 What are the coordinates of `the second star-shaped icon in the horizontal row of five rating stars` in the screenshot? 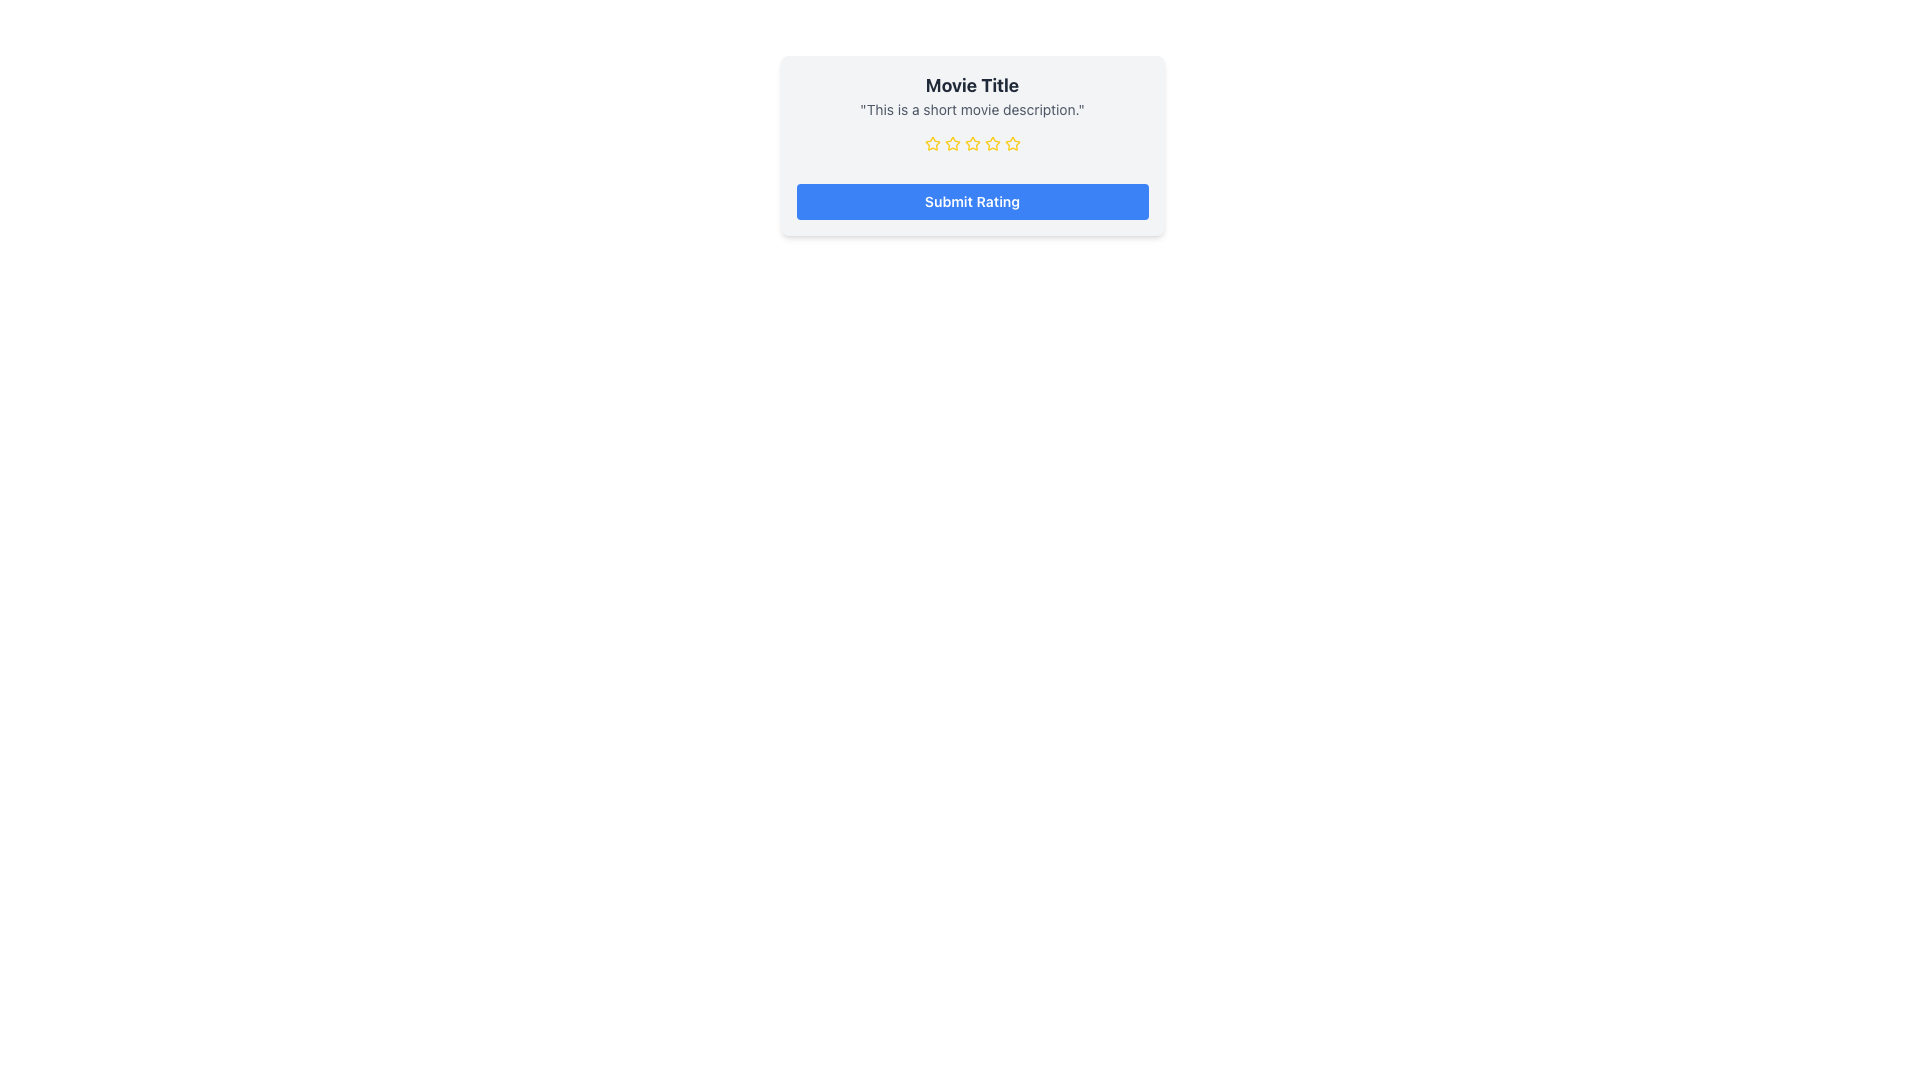 It's located at (951, 142).